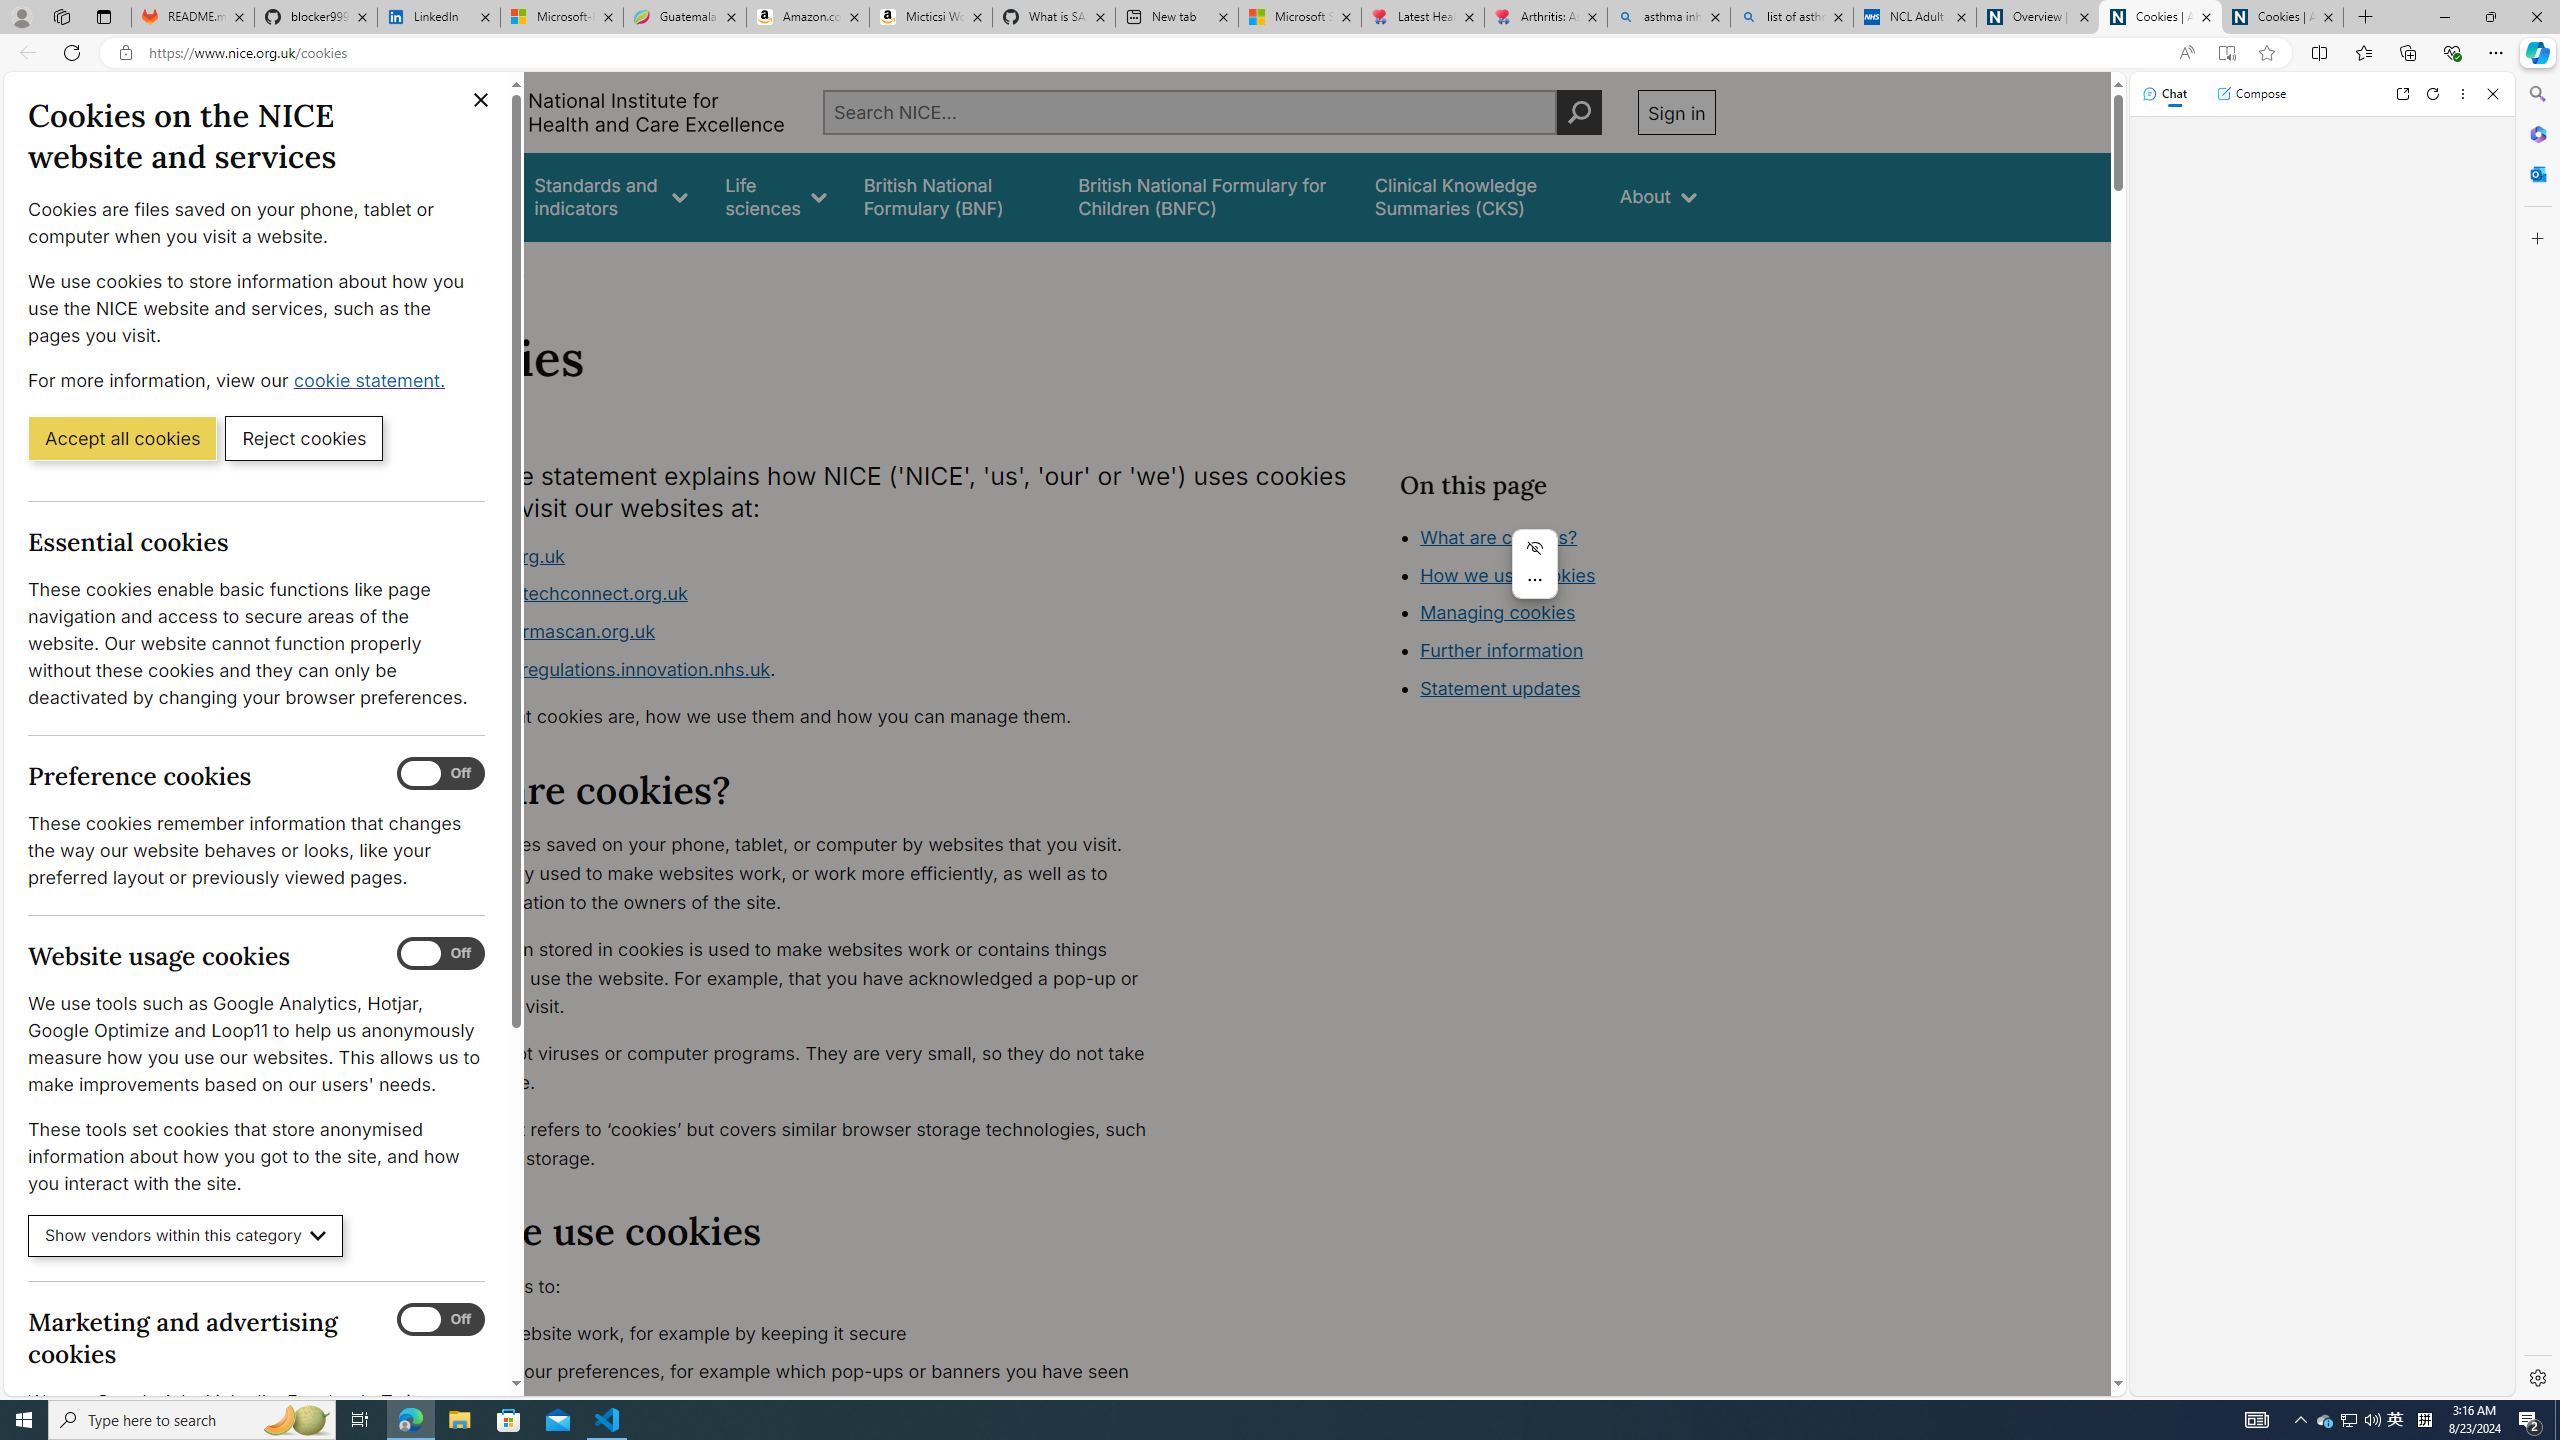 The width and height of the screenshot is (2560, 1440). I want to click on 'Statement updates', so click(1500, 689).